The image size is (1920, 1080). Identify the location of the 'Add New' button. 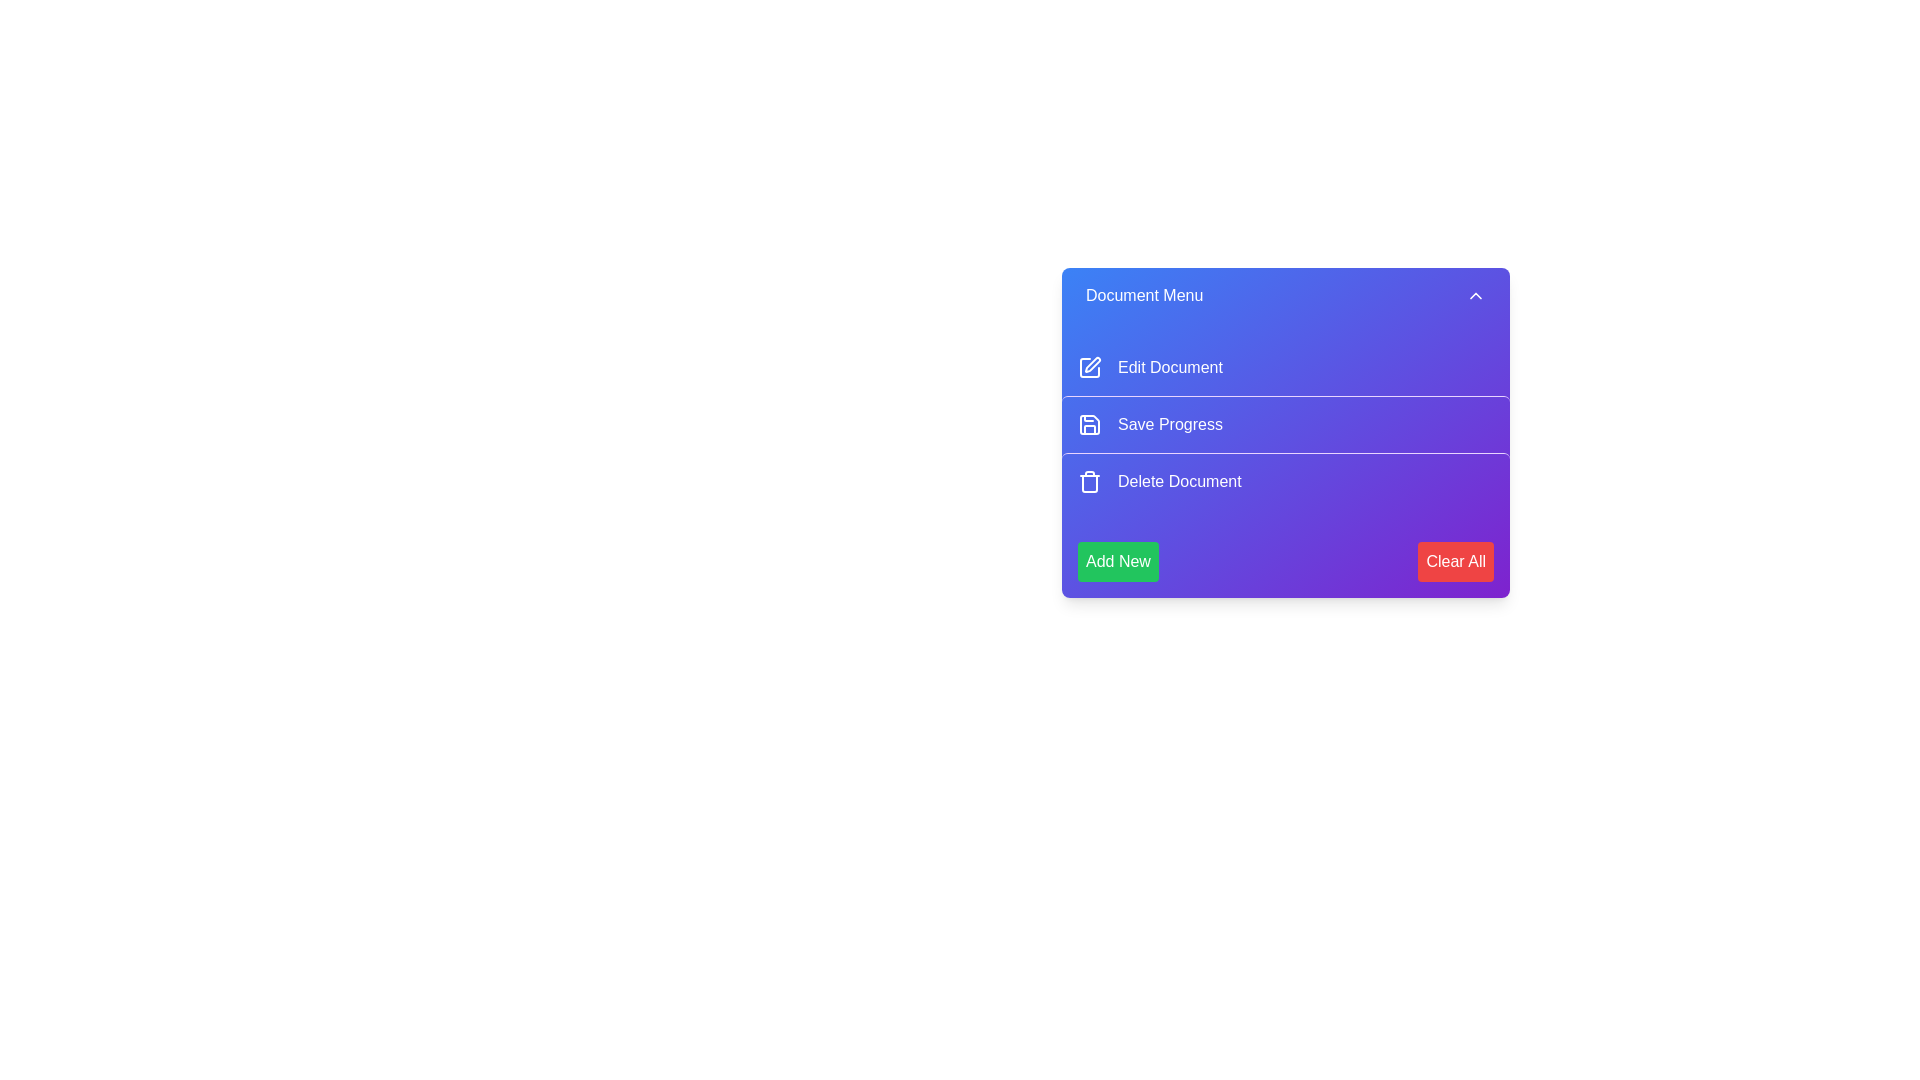
(1117, 562).